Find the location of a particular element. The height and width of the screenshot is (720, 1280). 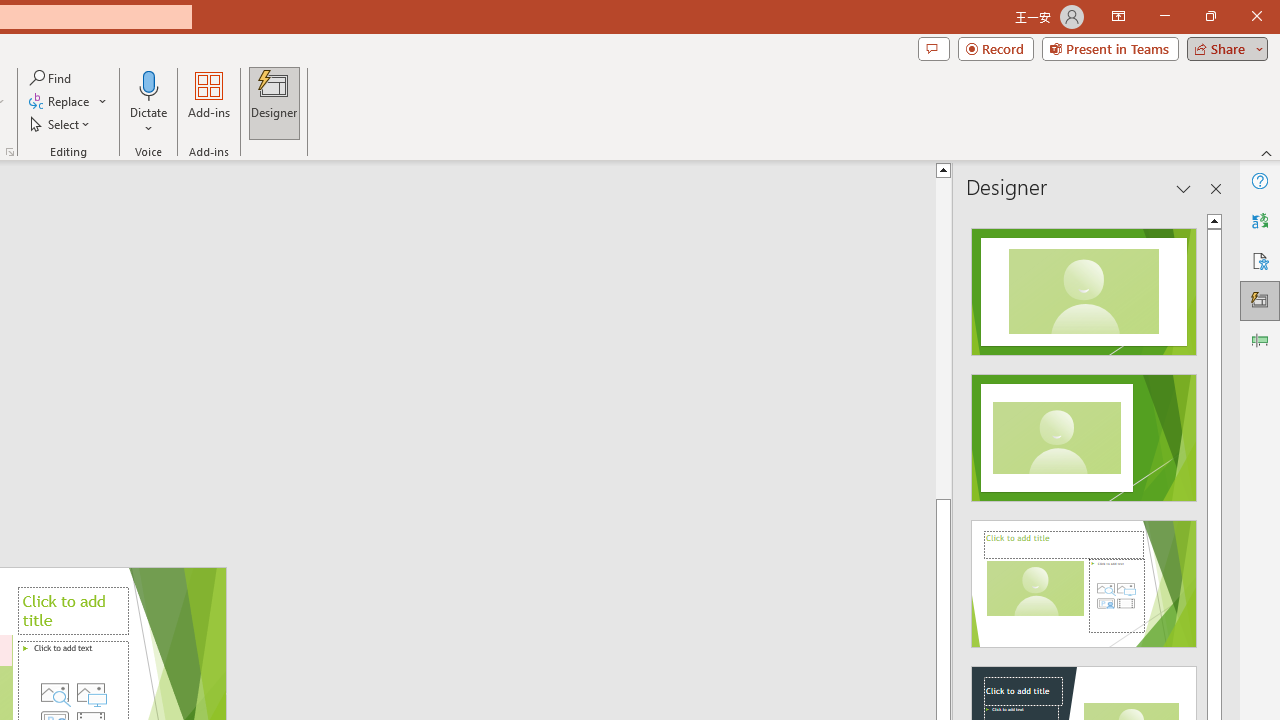

'Stock Images' is located at coordinates (54, 692).